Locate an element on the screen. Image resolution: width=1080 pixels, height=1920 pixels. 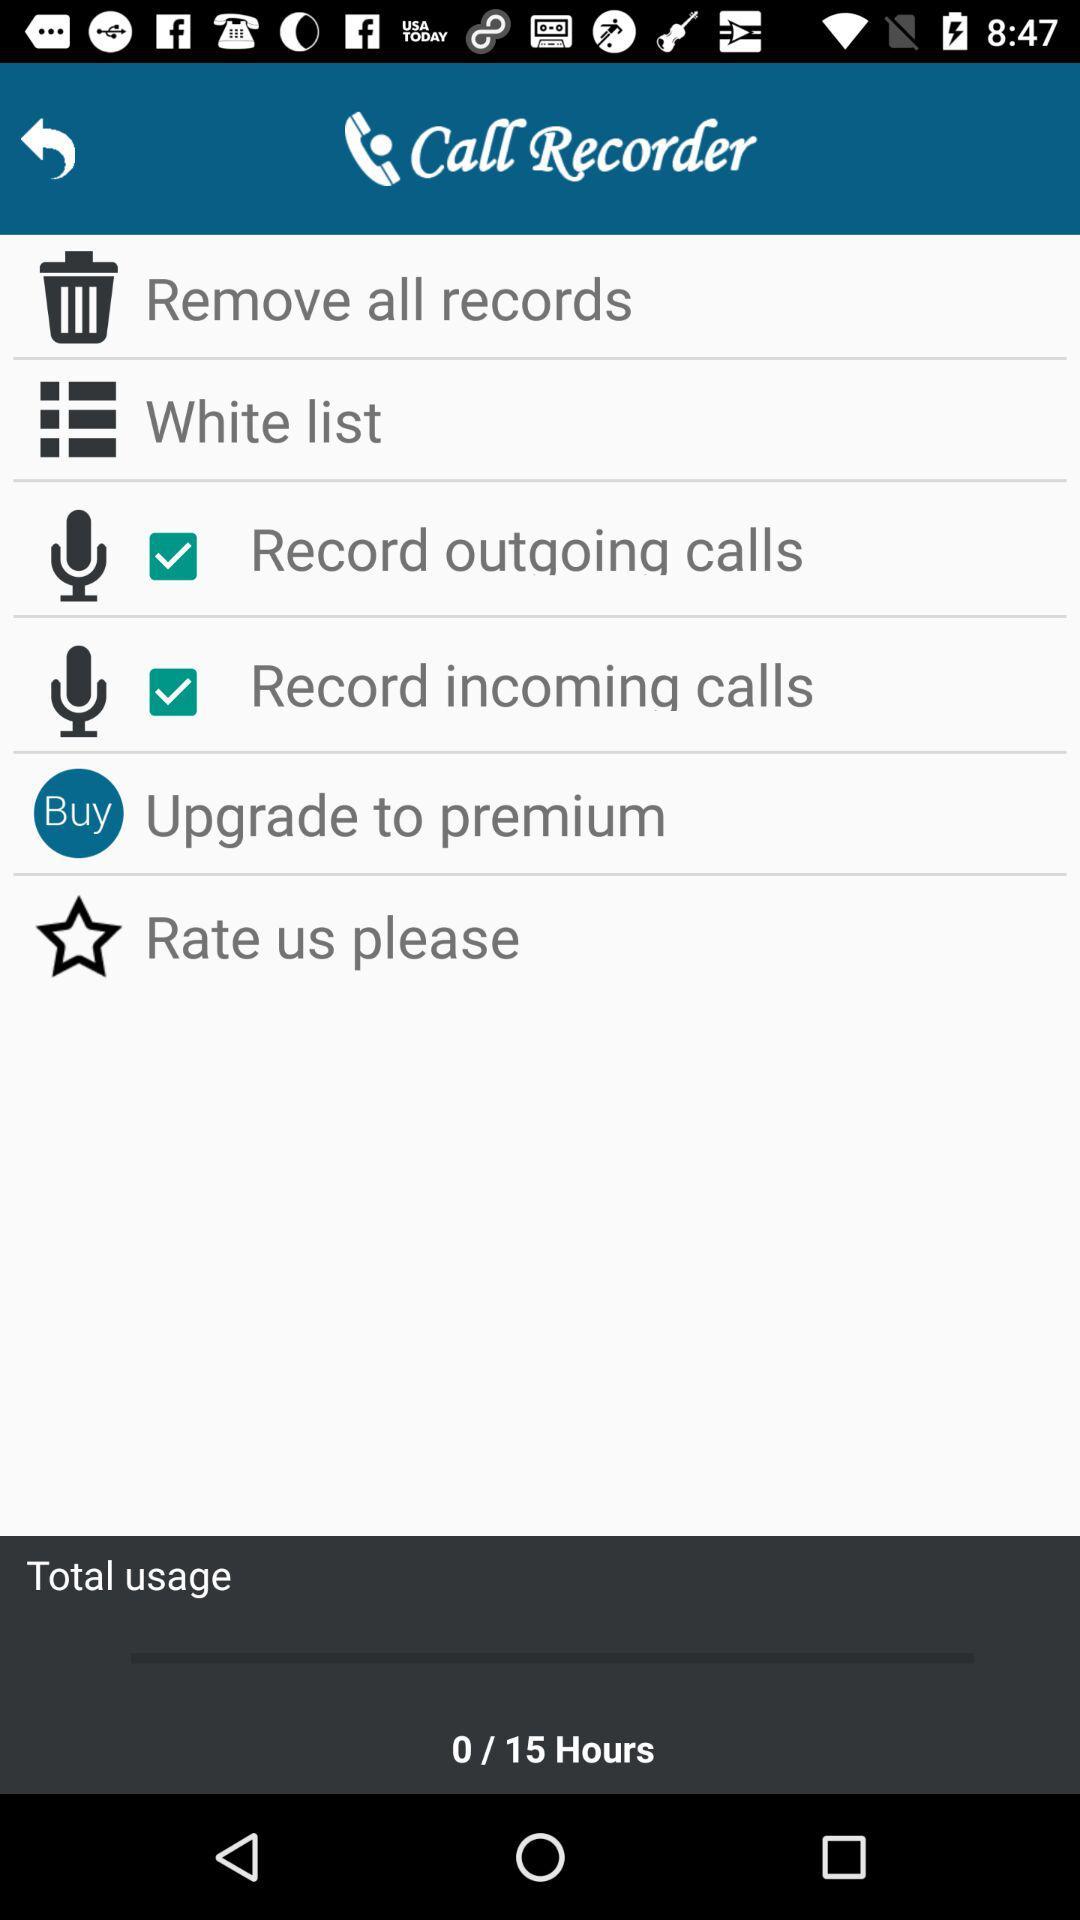
enlist button is located at coordinates (77, 418).